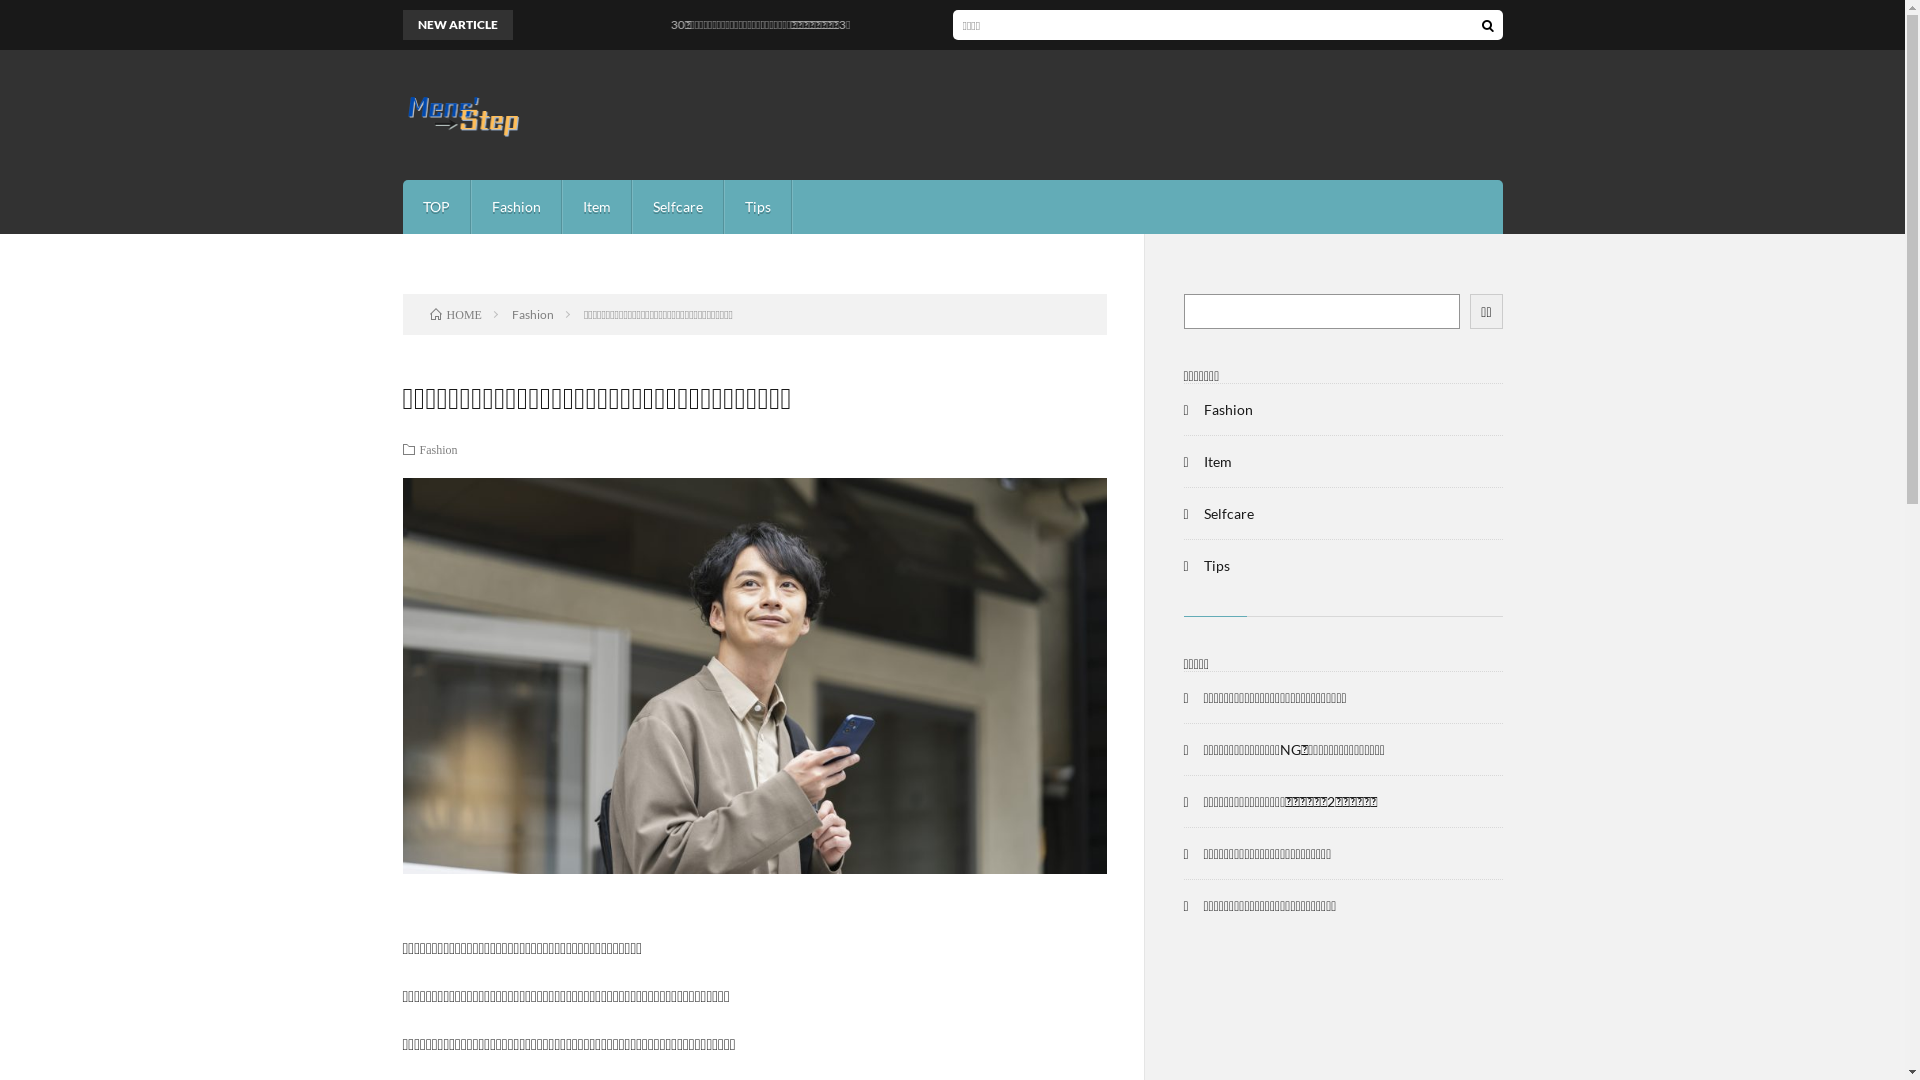  Describe the element at coordinates (676, 207) in the screenshot. I see `'Selfcare'` at that location.